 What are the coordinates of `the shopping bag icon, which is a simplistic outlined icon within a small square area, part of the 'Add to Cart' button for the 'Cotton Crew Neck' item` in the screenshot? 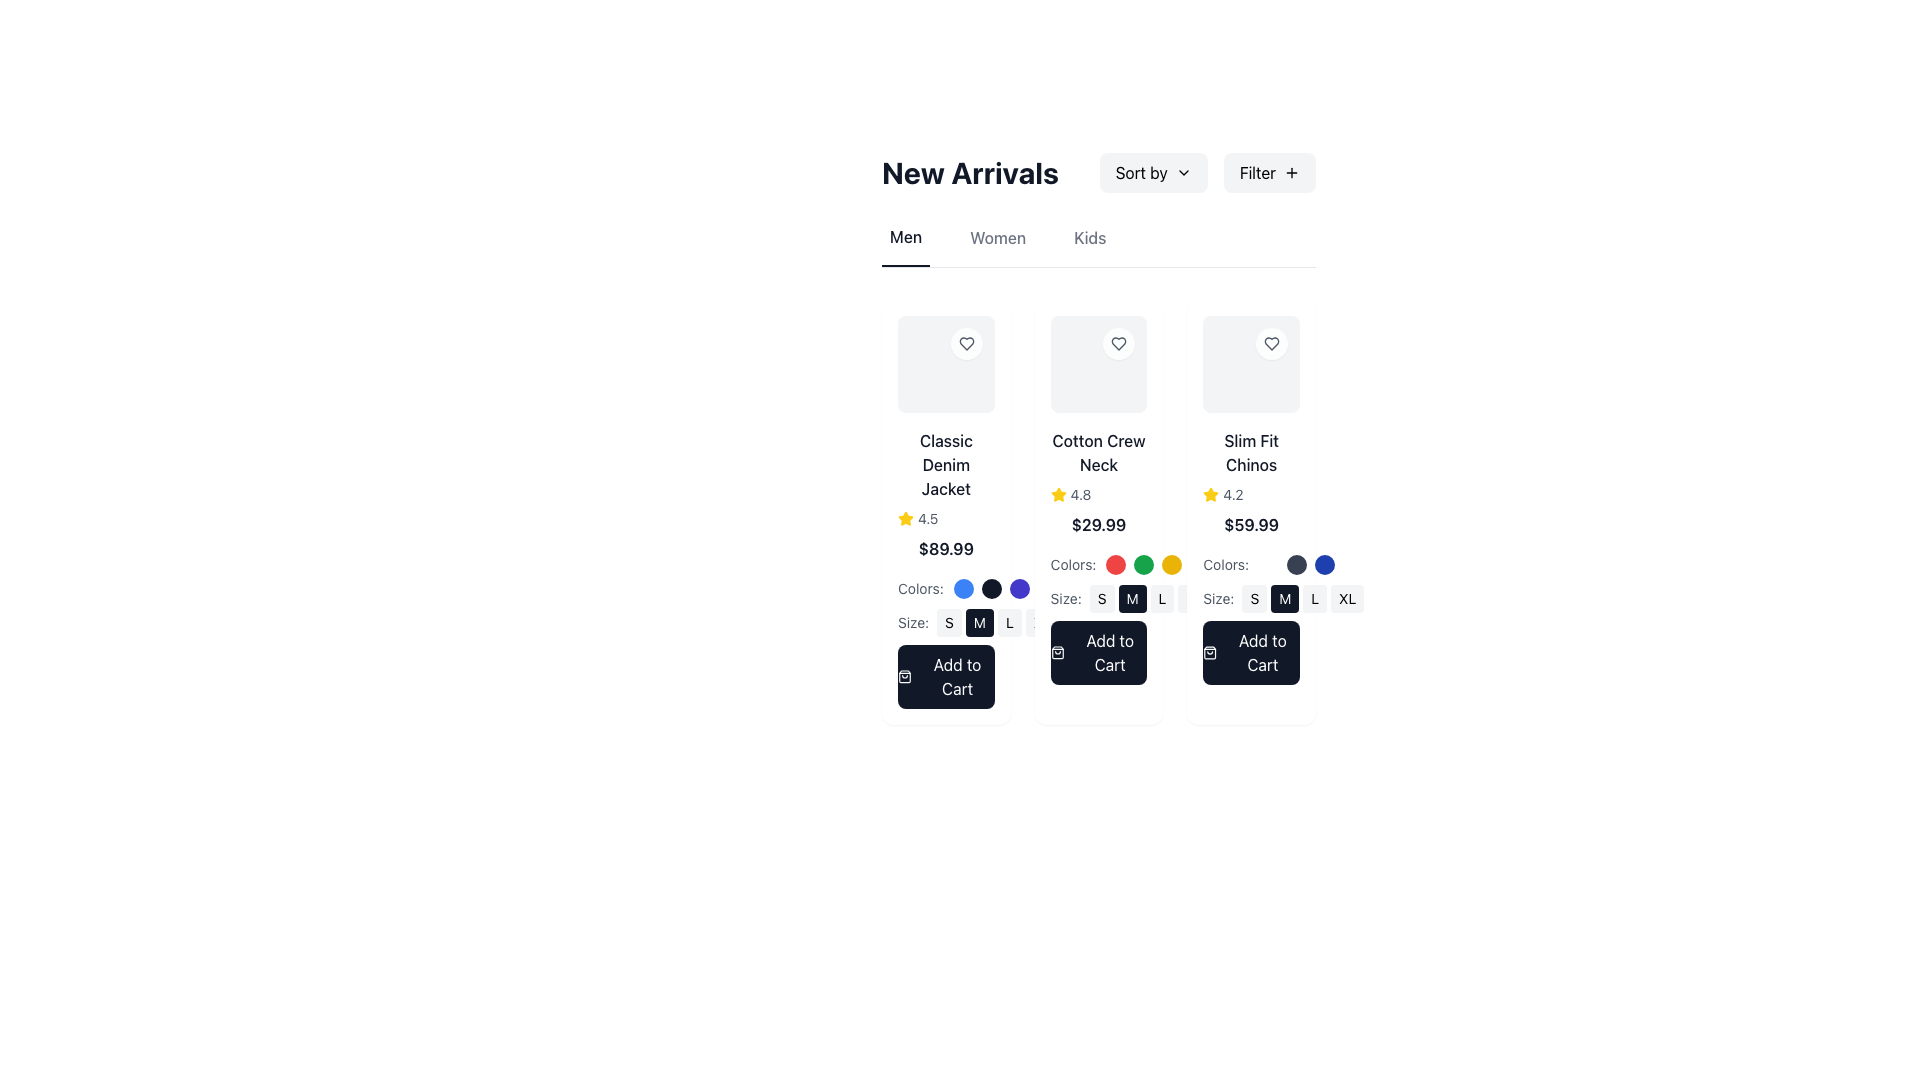 It's located at (1056, 652).